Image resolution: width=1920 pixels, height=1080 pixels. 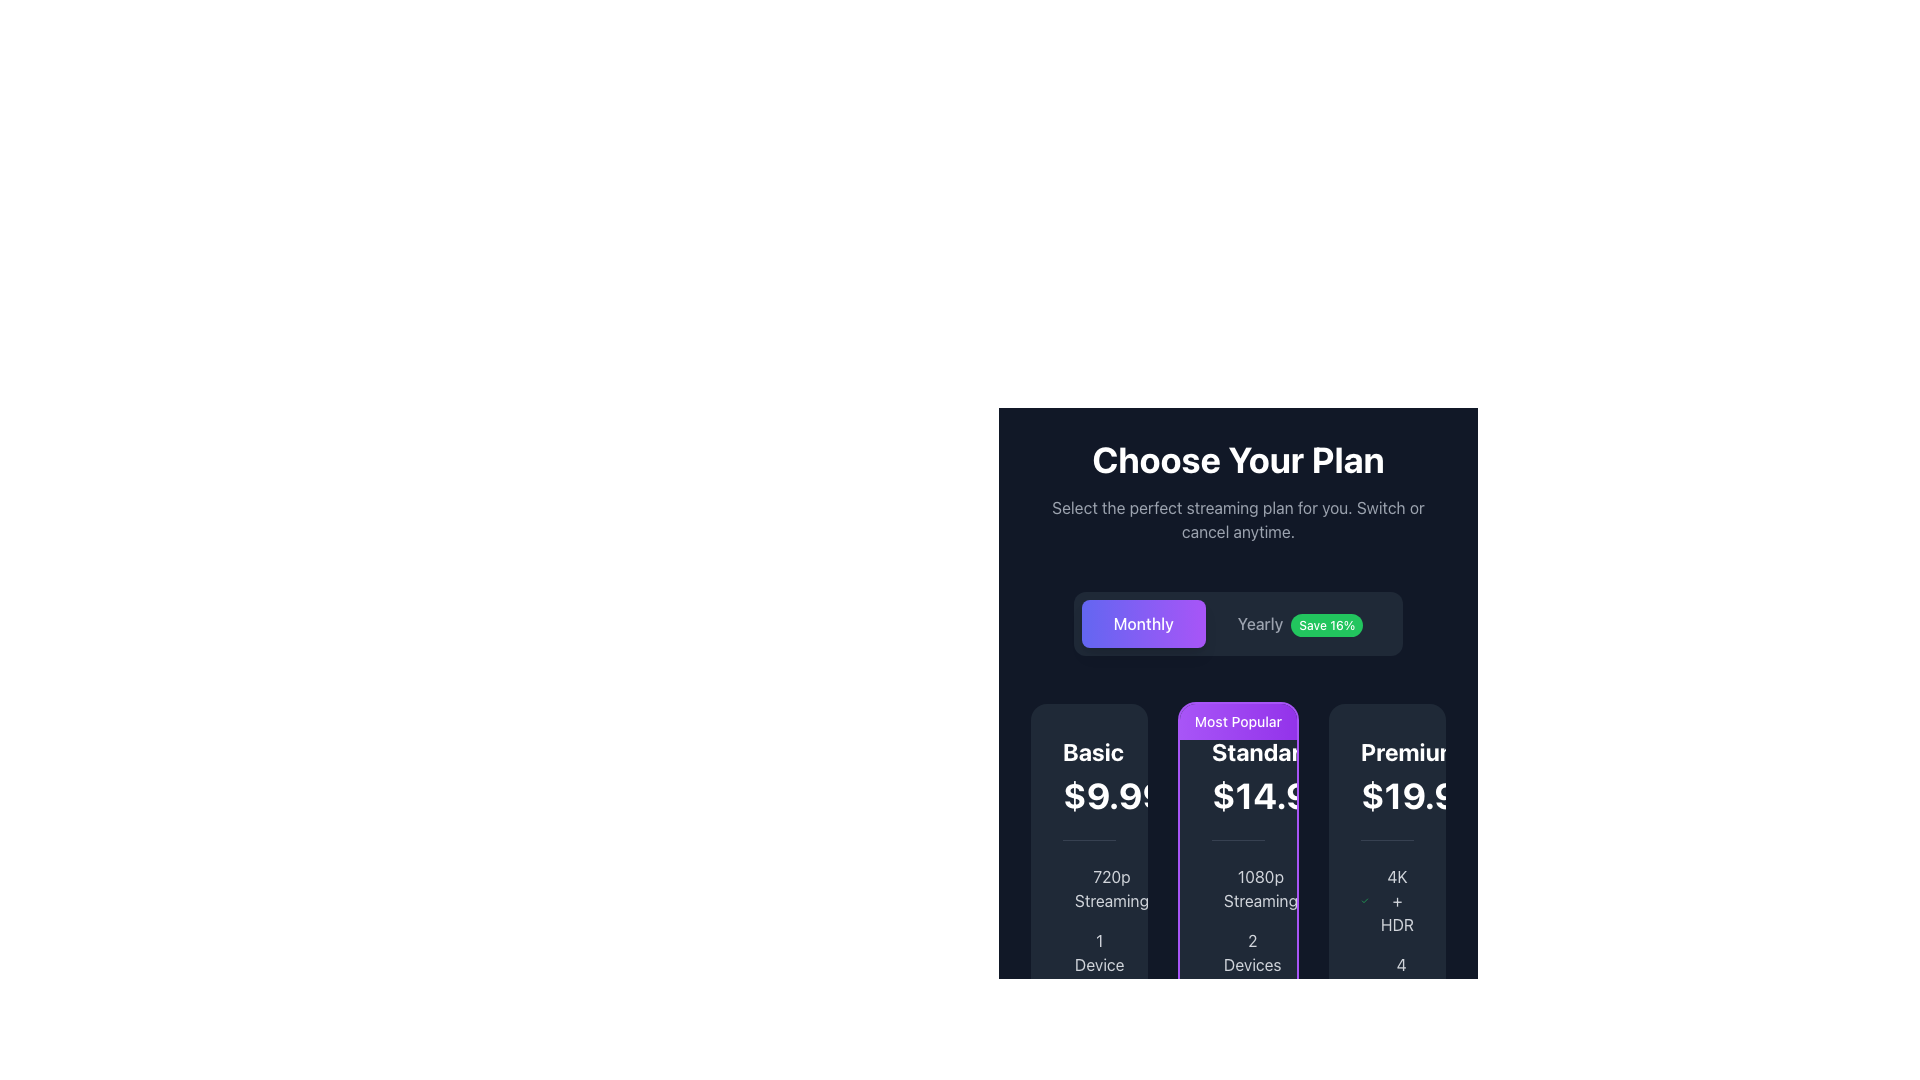 What do you see at coordinates (1143, 623) in the screenshot?
I see `the 'Monthly' button-like text label with a purple background` at bounding box center [1143, 623].